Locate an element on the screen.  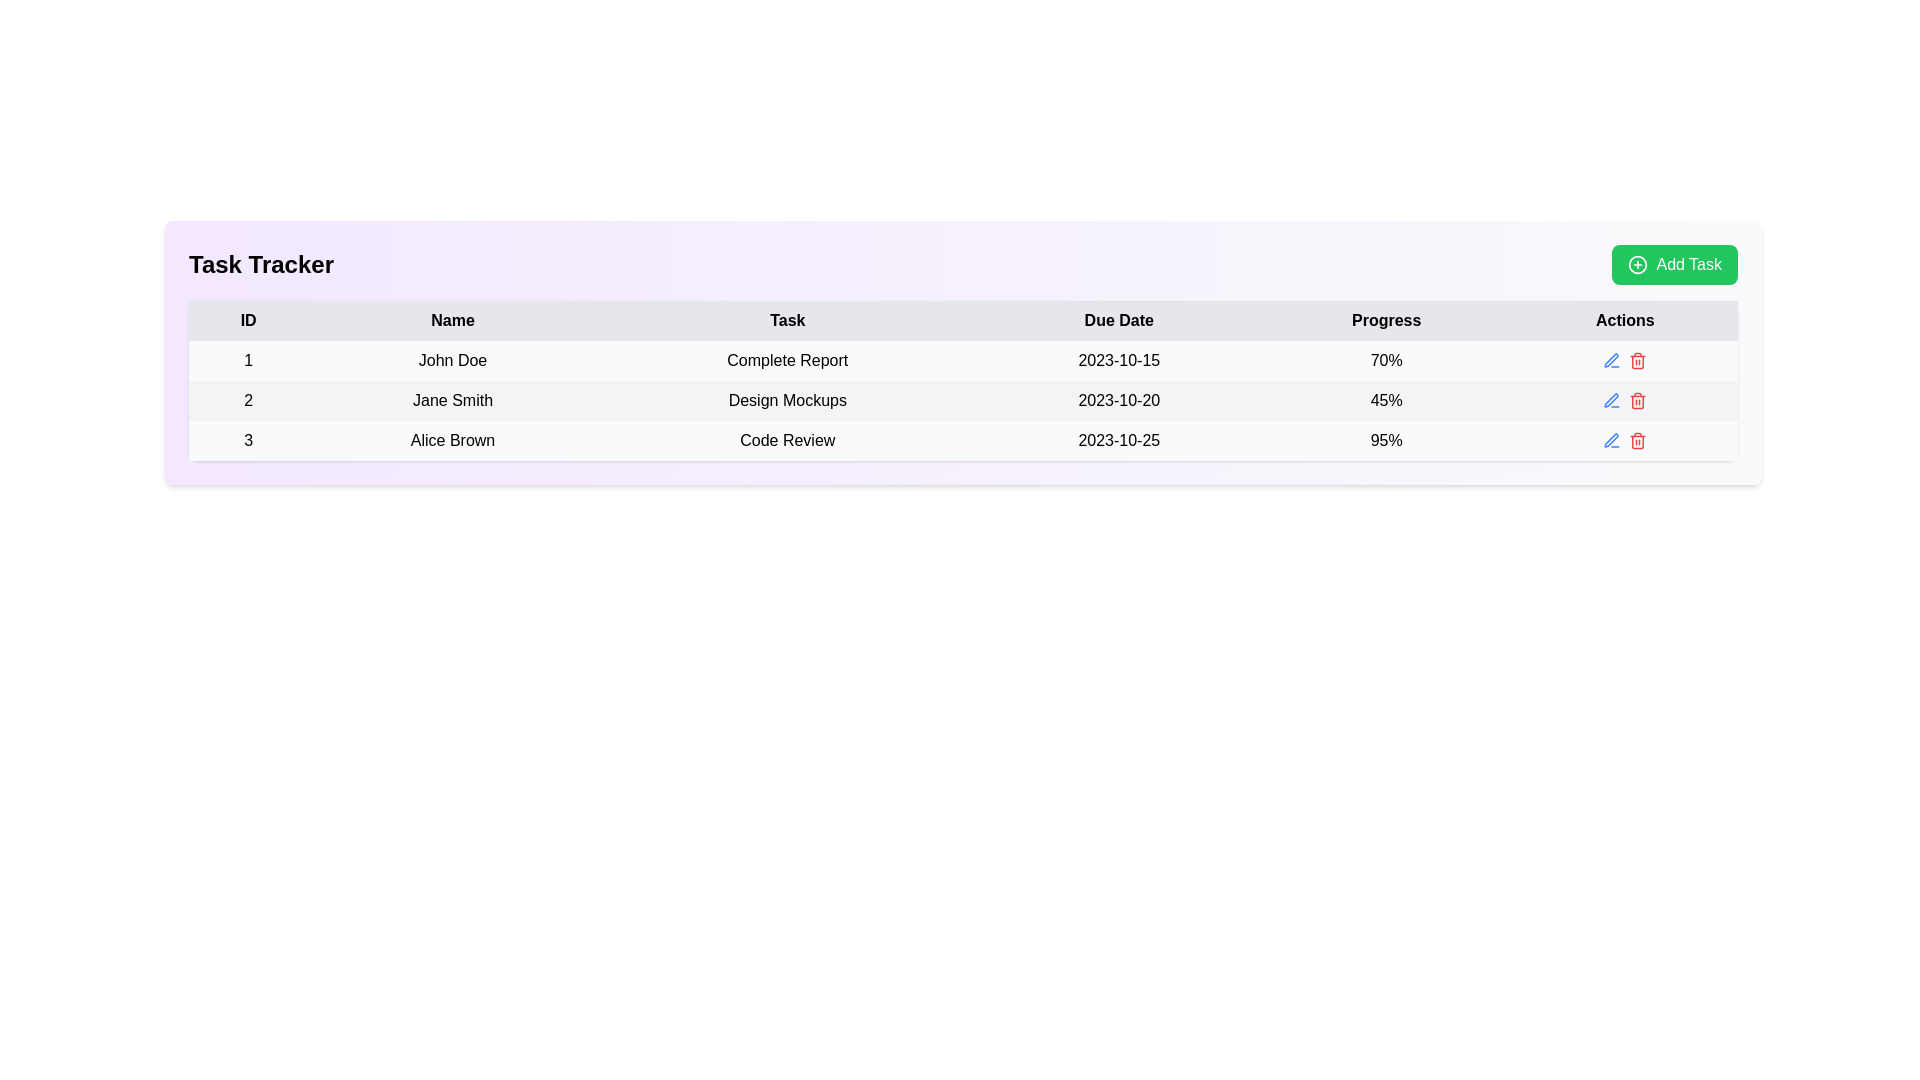
the second row in the task tracking table containing the entry for 'Jane Smith' with the ID '2' by clicking on it is located at coordinates (963, 401).